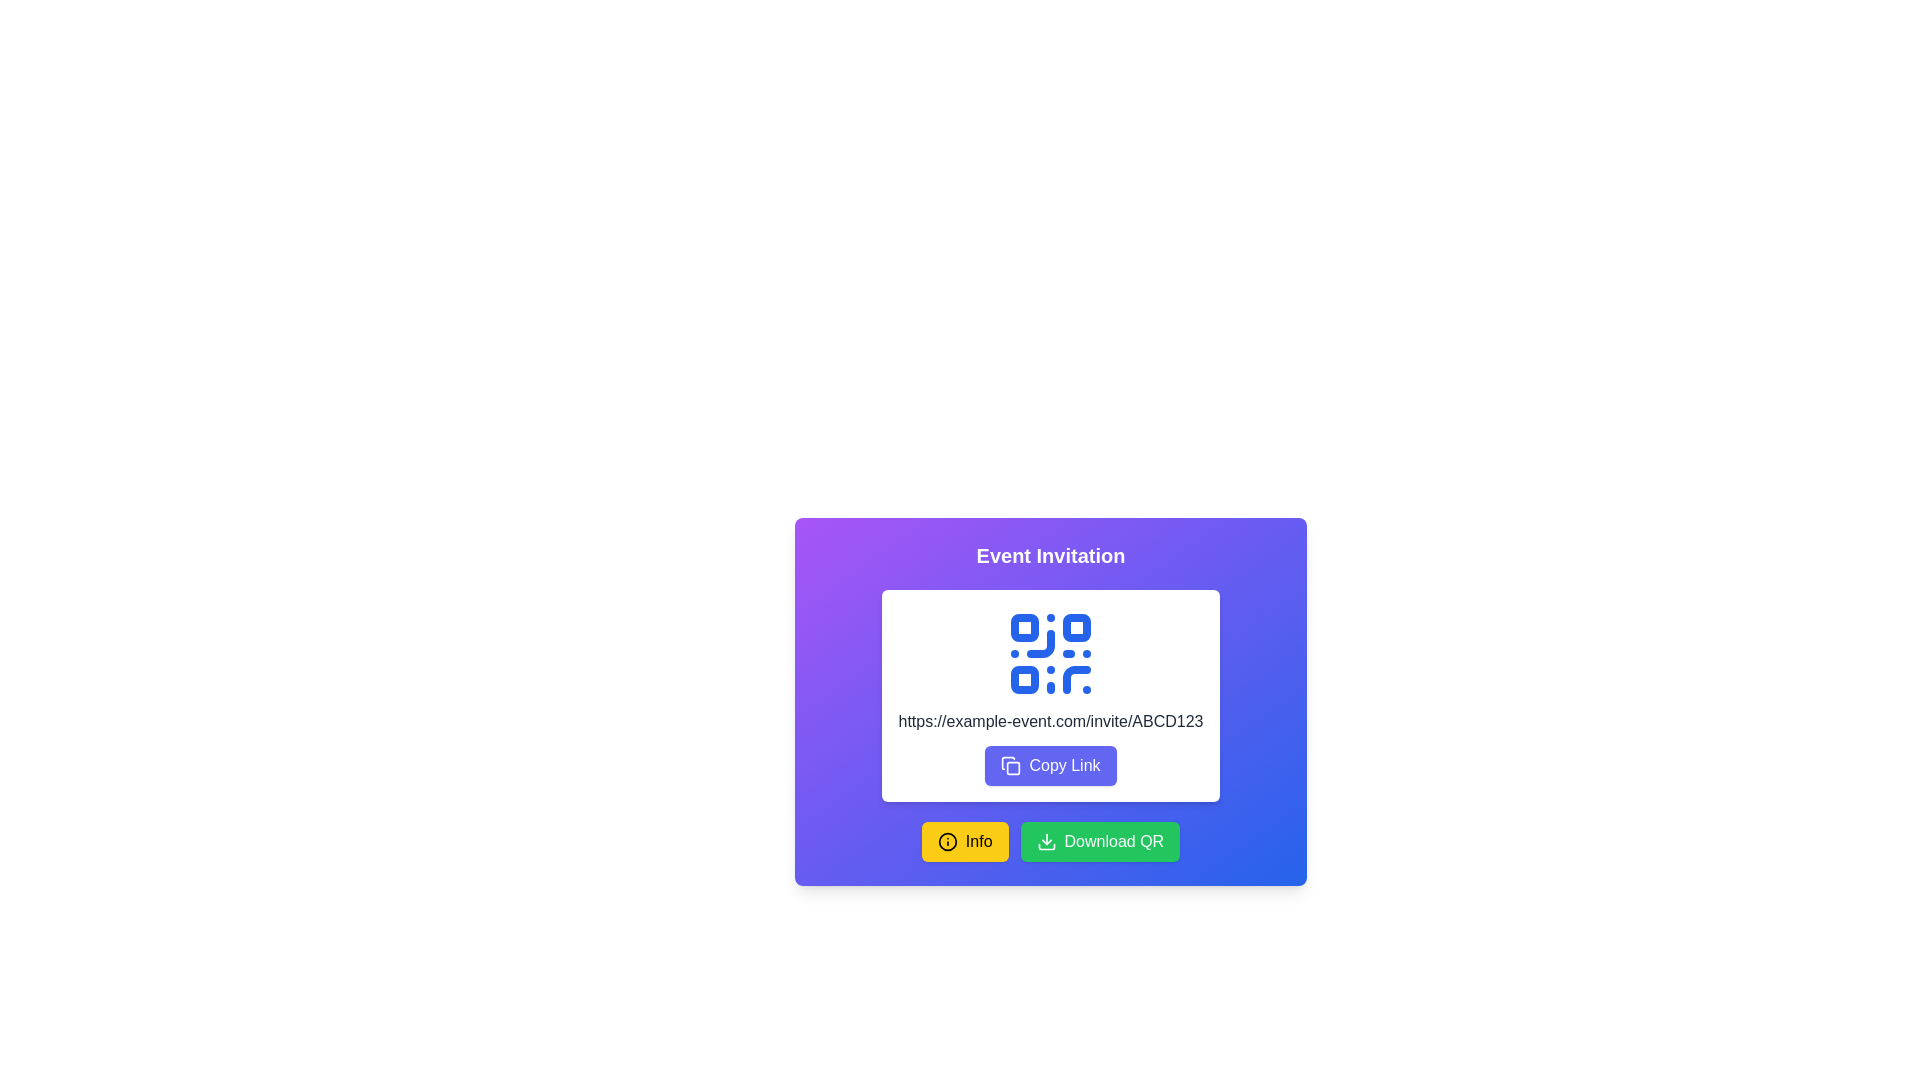 The height and width of the screenshot is (1080, 1920). I want to click on the QR code in the shareable event invitation modal dialog box to trigger visual effects or display additional information, so click(1050, 762).